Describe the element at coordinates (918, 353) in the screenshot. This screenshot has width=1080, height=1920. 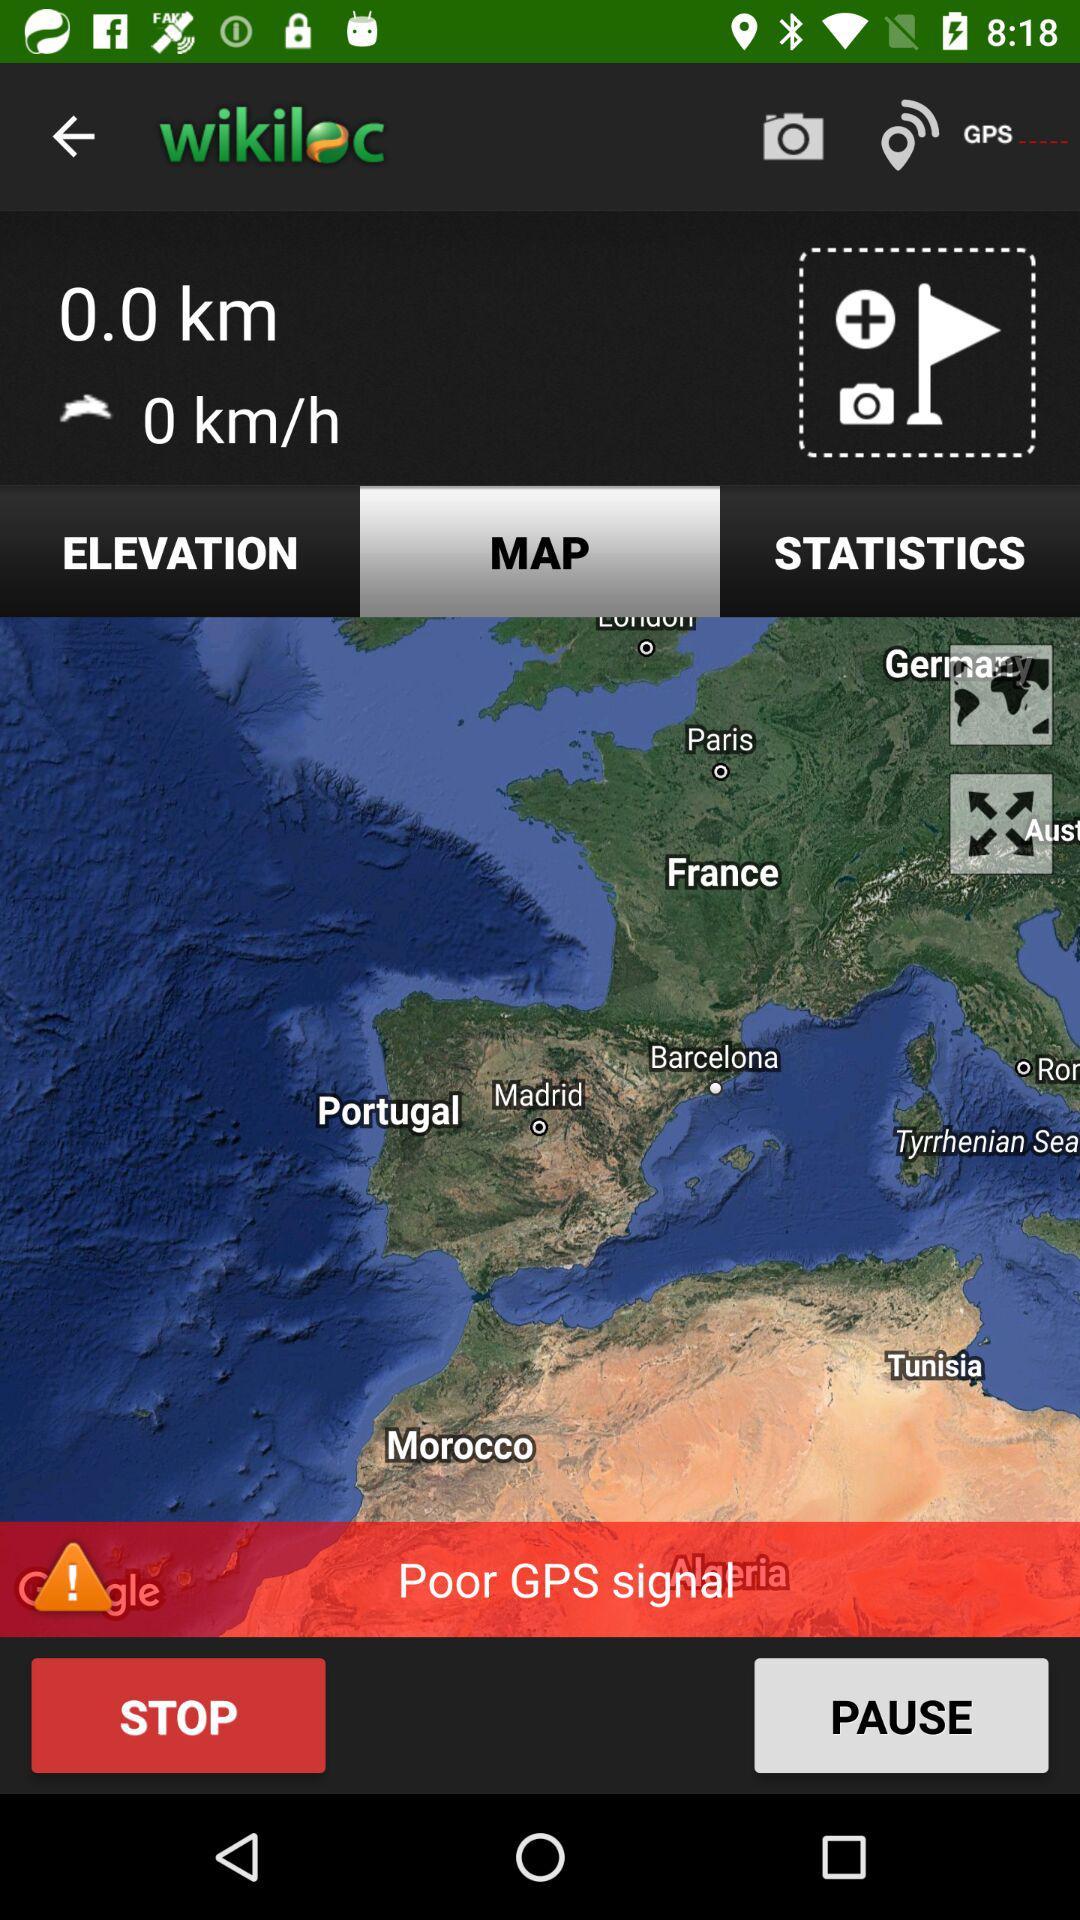
I see `the image above statistics` at that location.